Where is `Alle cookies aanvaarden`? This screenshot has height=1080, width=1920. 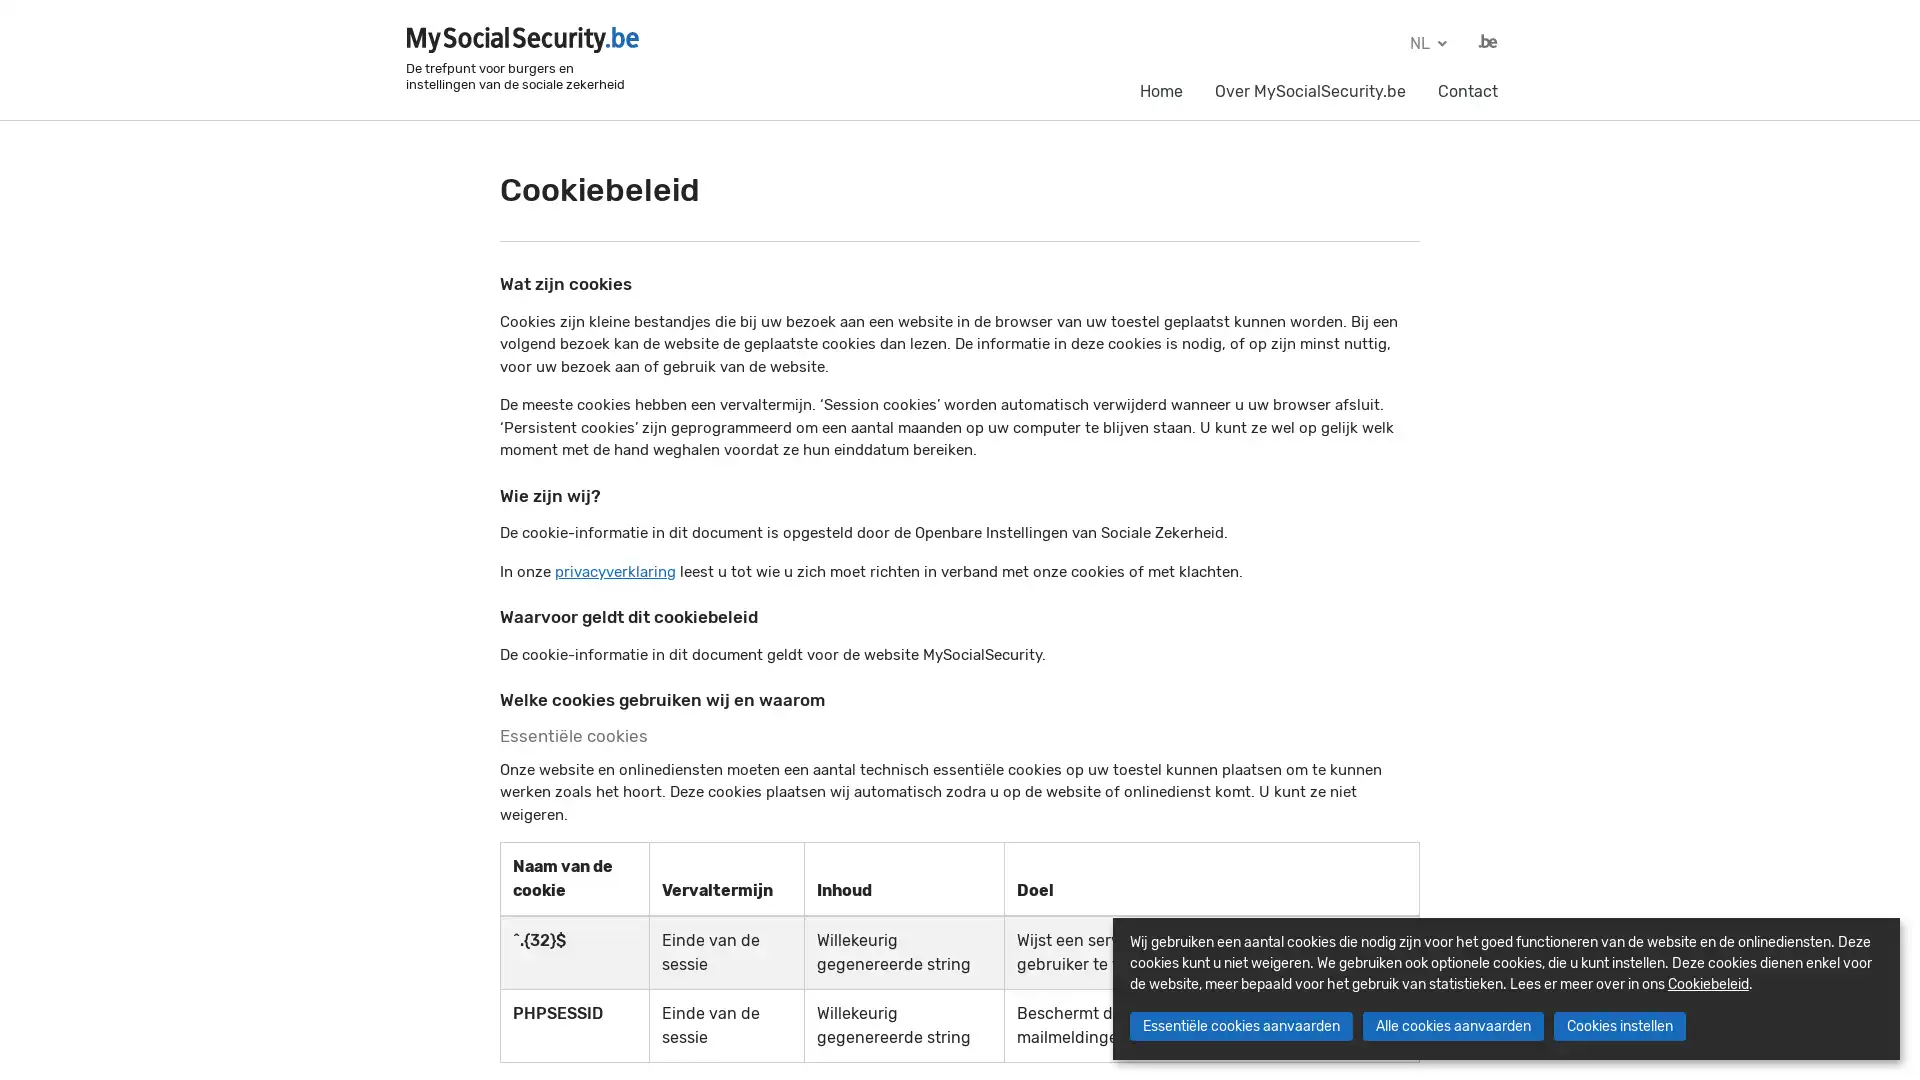
Alle cookies aanvaarden is located at coordinates (1452, 1026).